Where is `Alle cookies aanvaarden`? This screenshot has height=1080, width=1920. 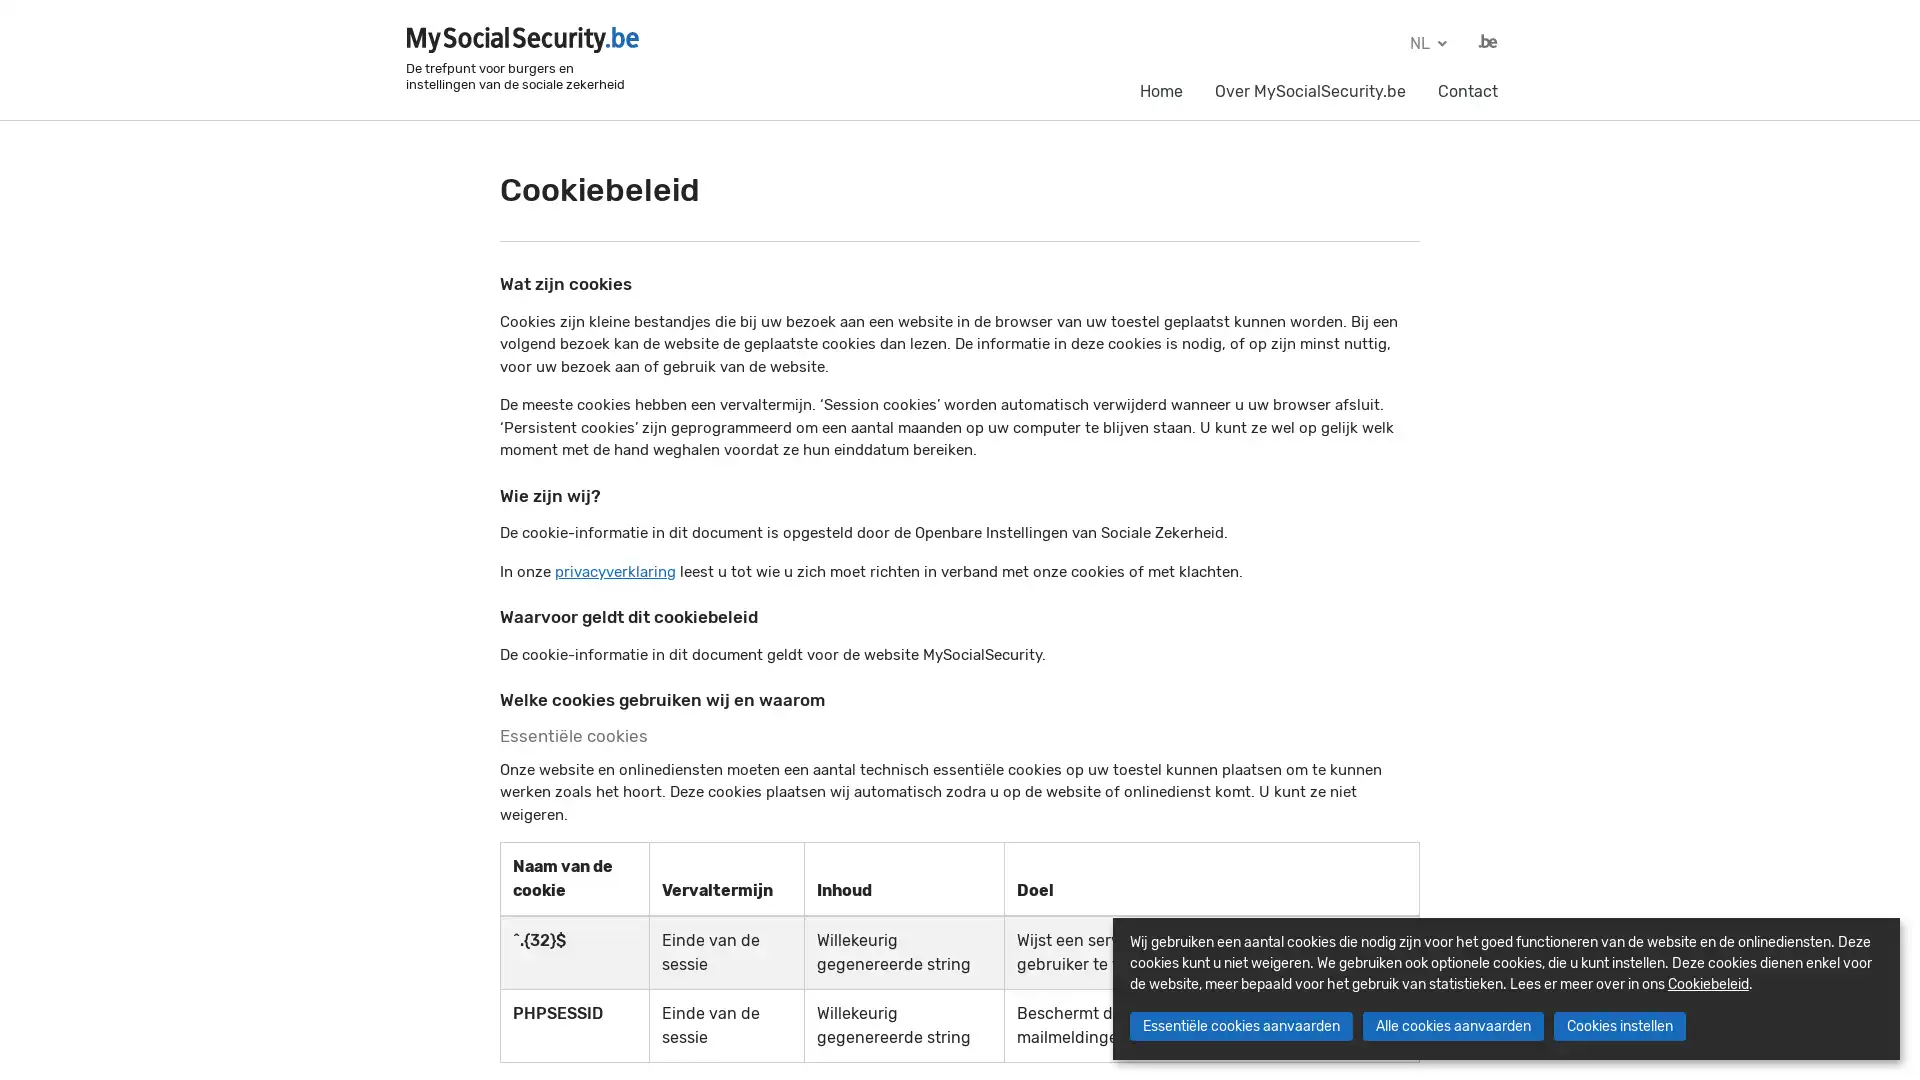
Alle cookies aanvaarden is located at coordinates (1452, 1026).